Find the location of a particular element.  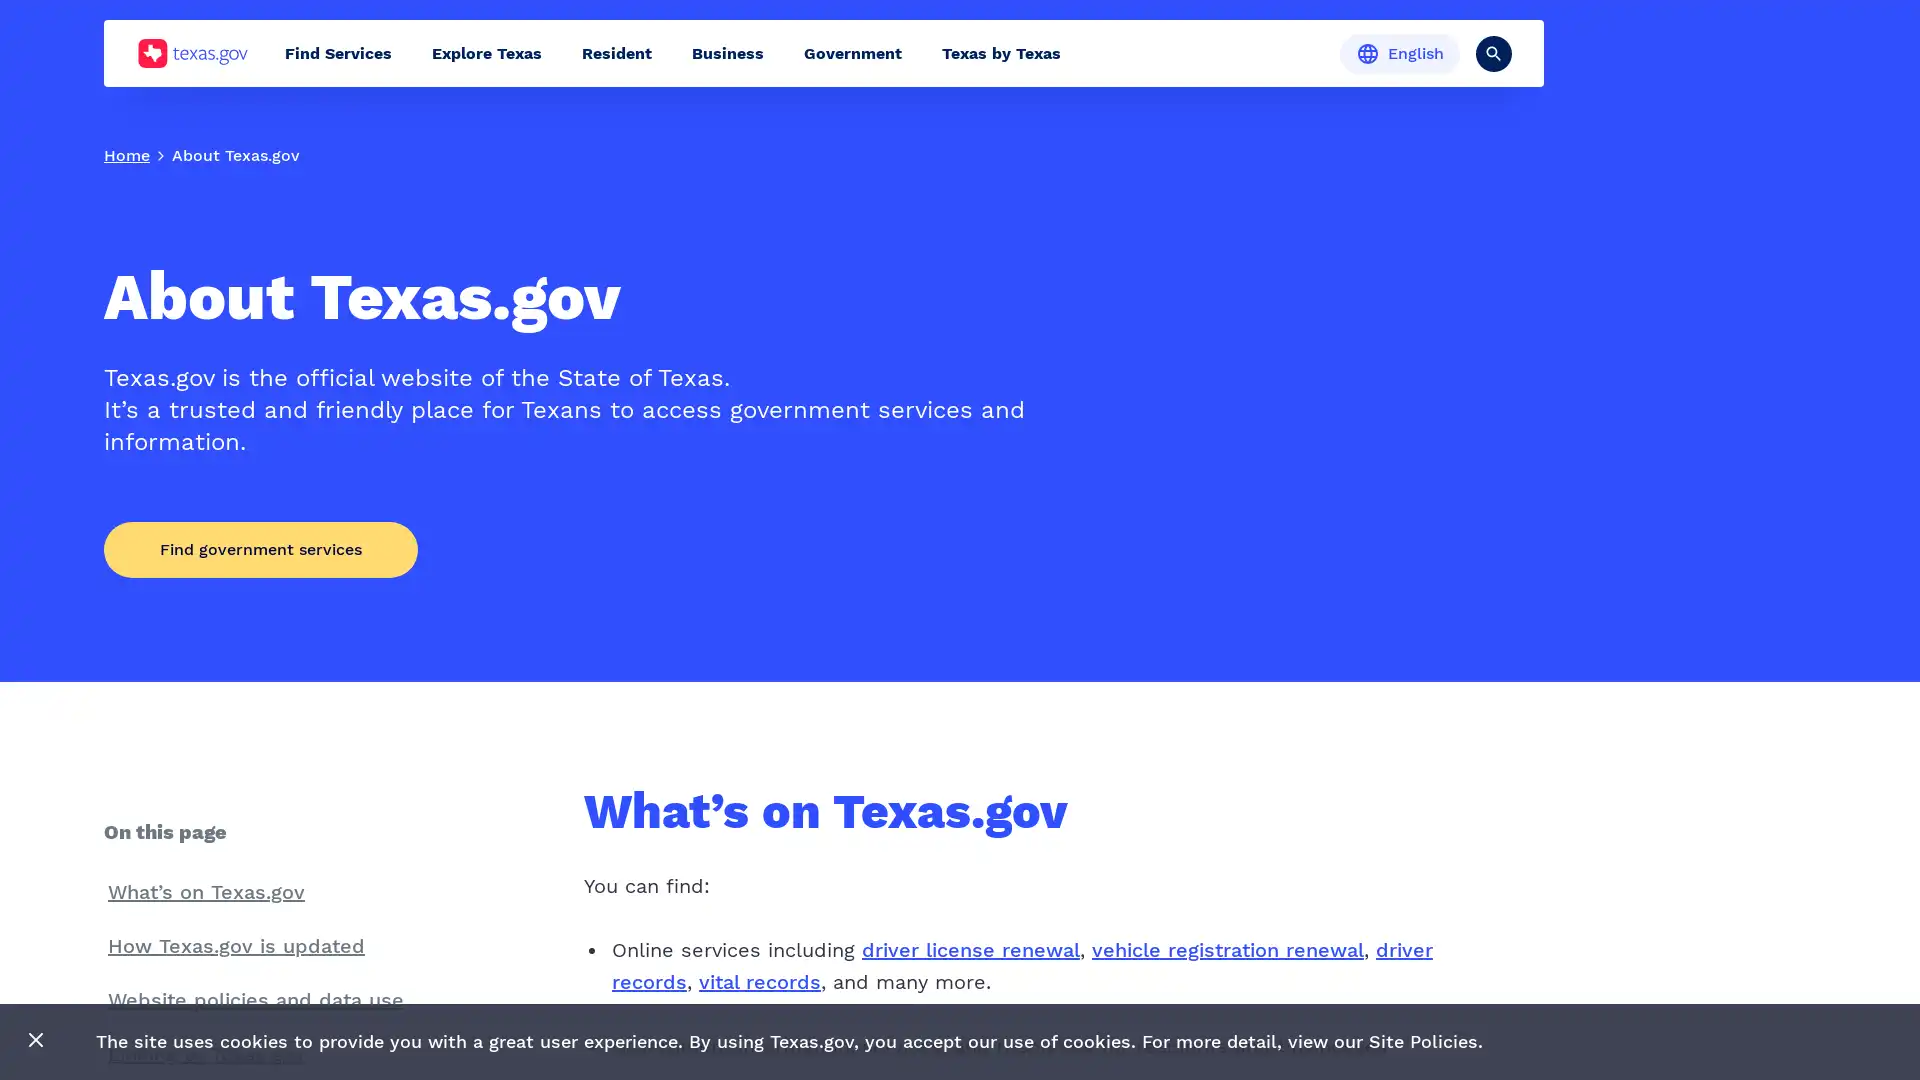

Explore Texas is located at coordinates (486, 52).